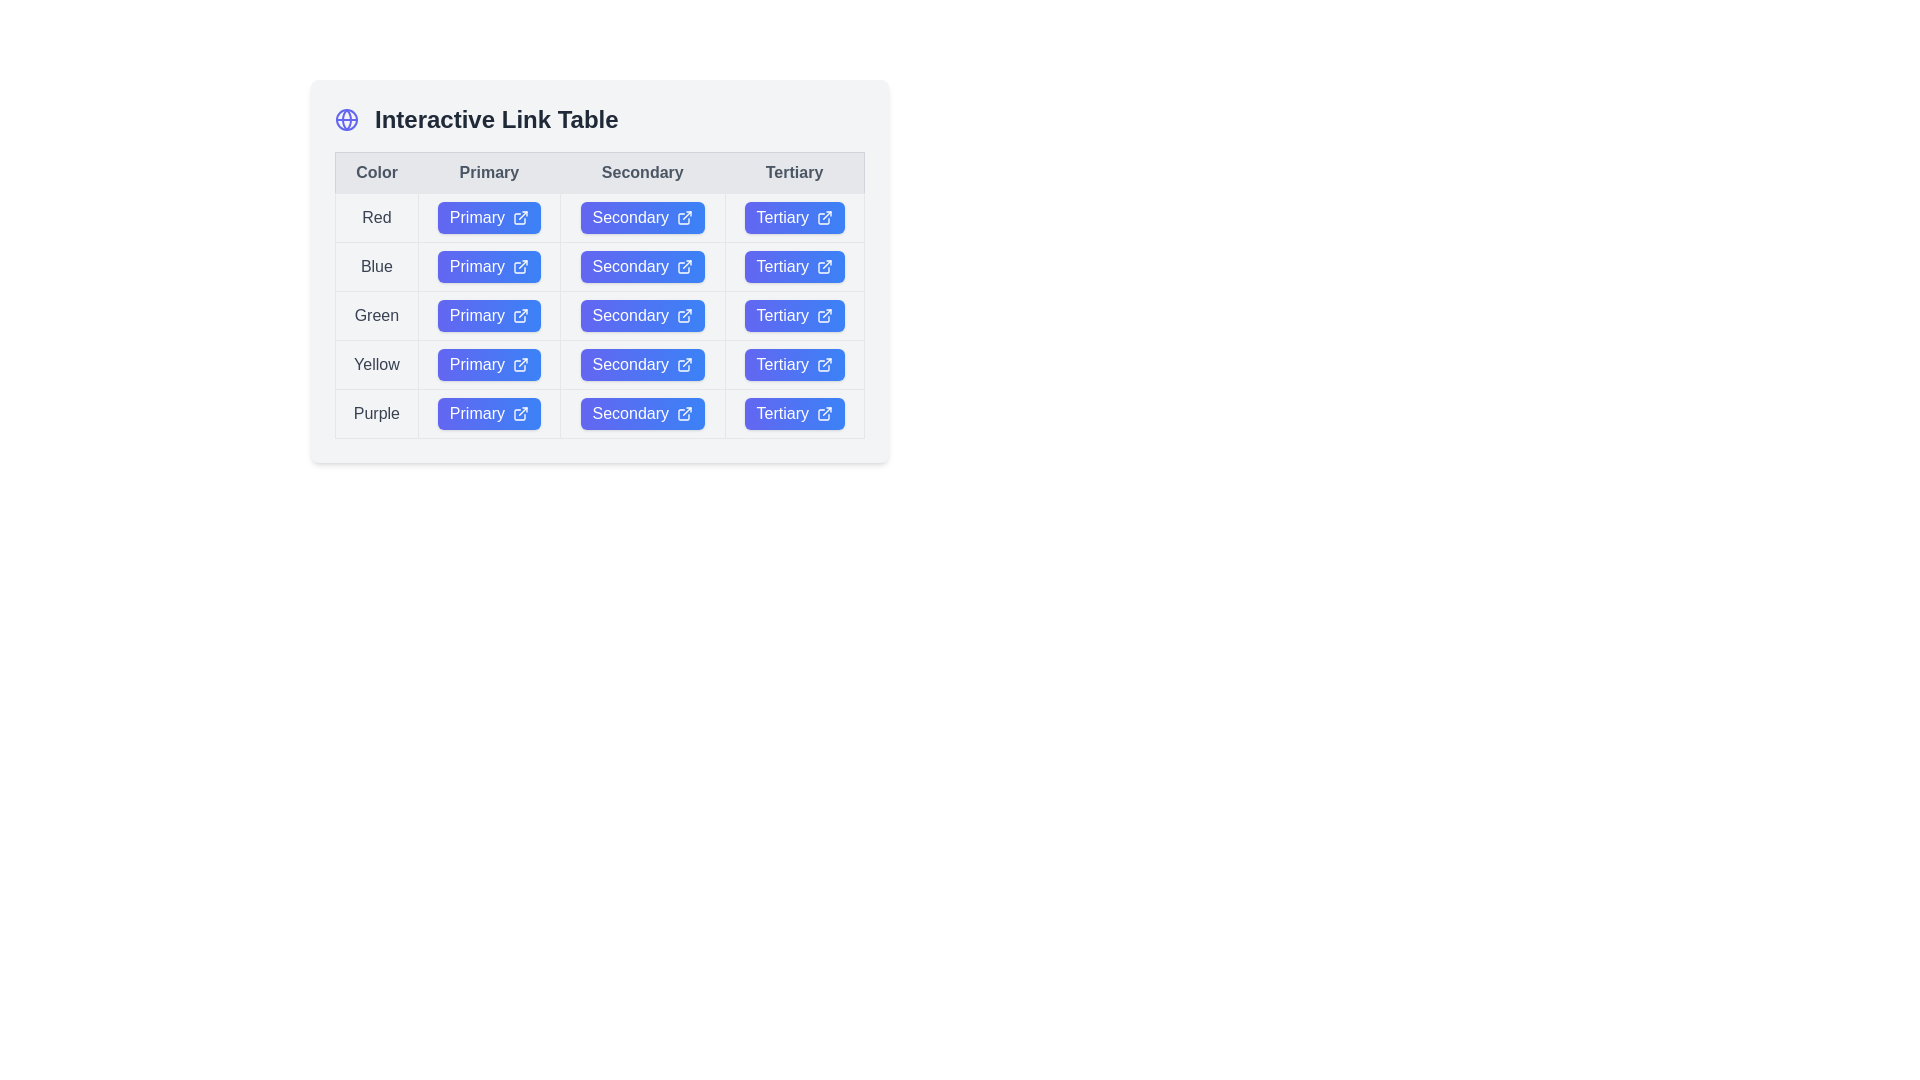 This screenshot has height=1080, width=1920. What do you see at coordinates (629, 218) in the screenshot?
I see `the 'Secondary' button in the second row of the table, which is associated with the 'Red' row in the 'Color' column` at bounding box center [629, 218].